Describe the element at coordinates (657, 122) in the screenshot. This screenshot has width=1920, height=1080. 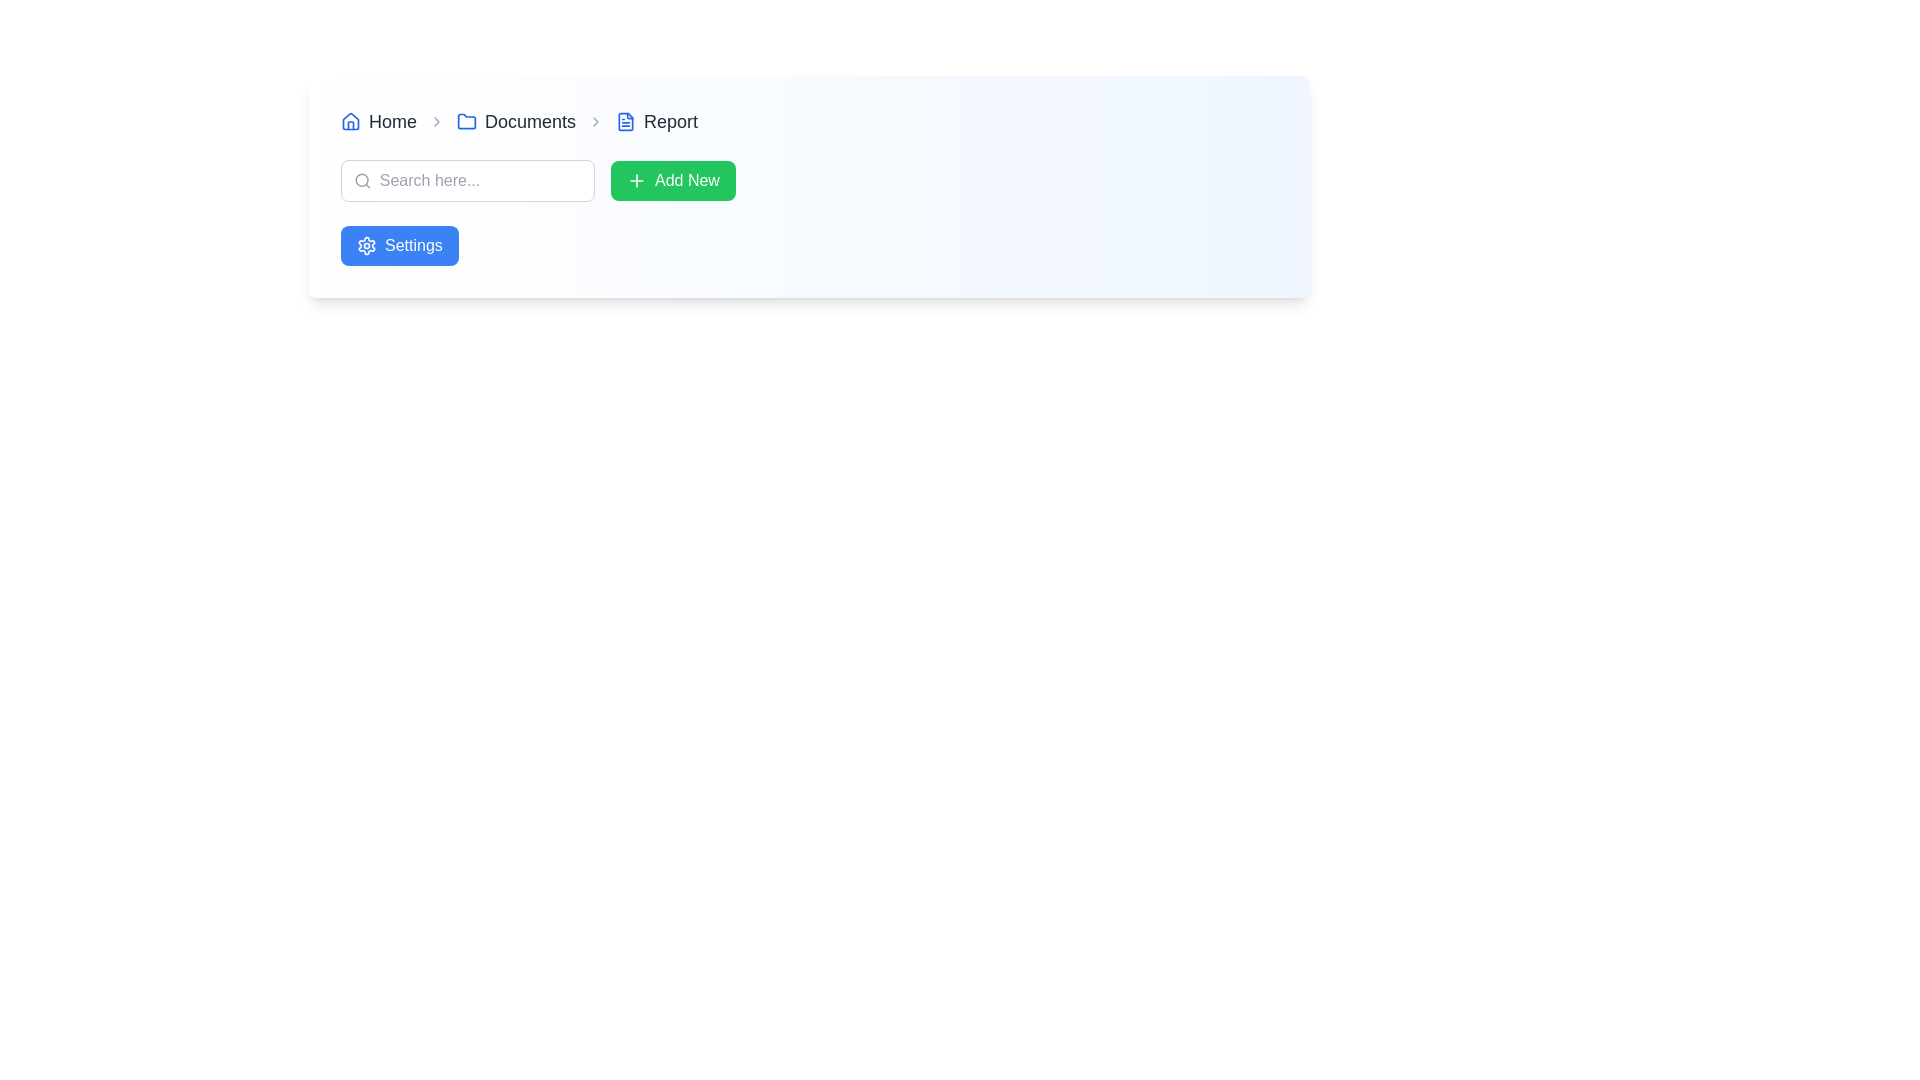
I see `the breadcrumb navigation text indicating 'Report'` at that location.